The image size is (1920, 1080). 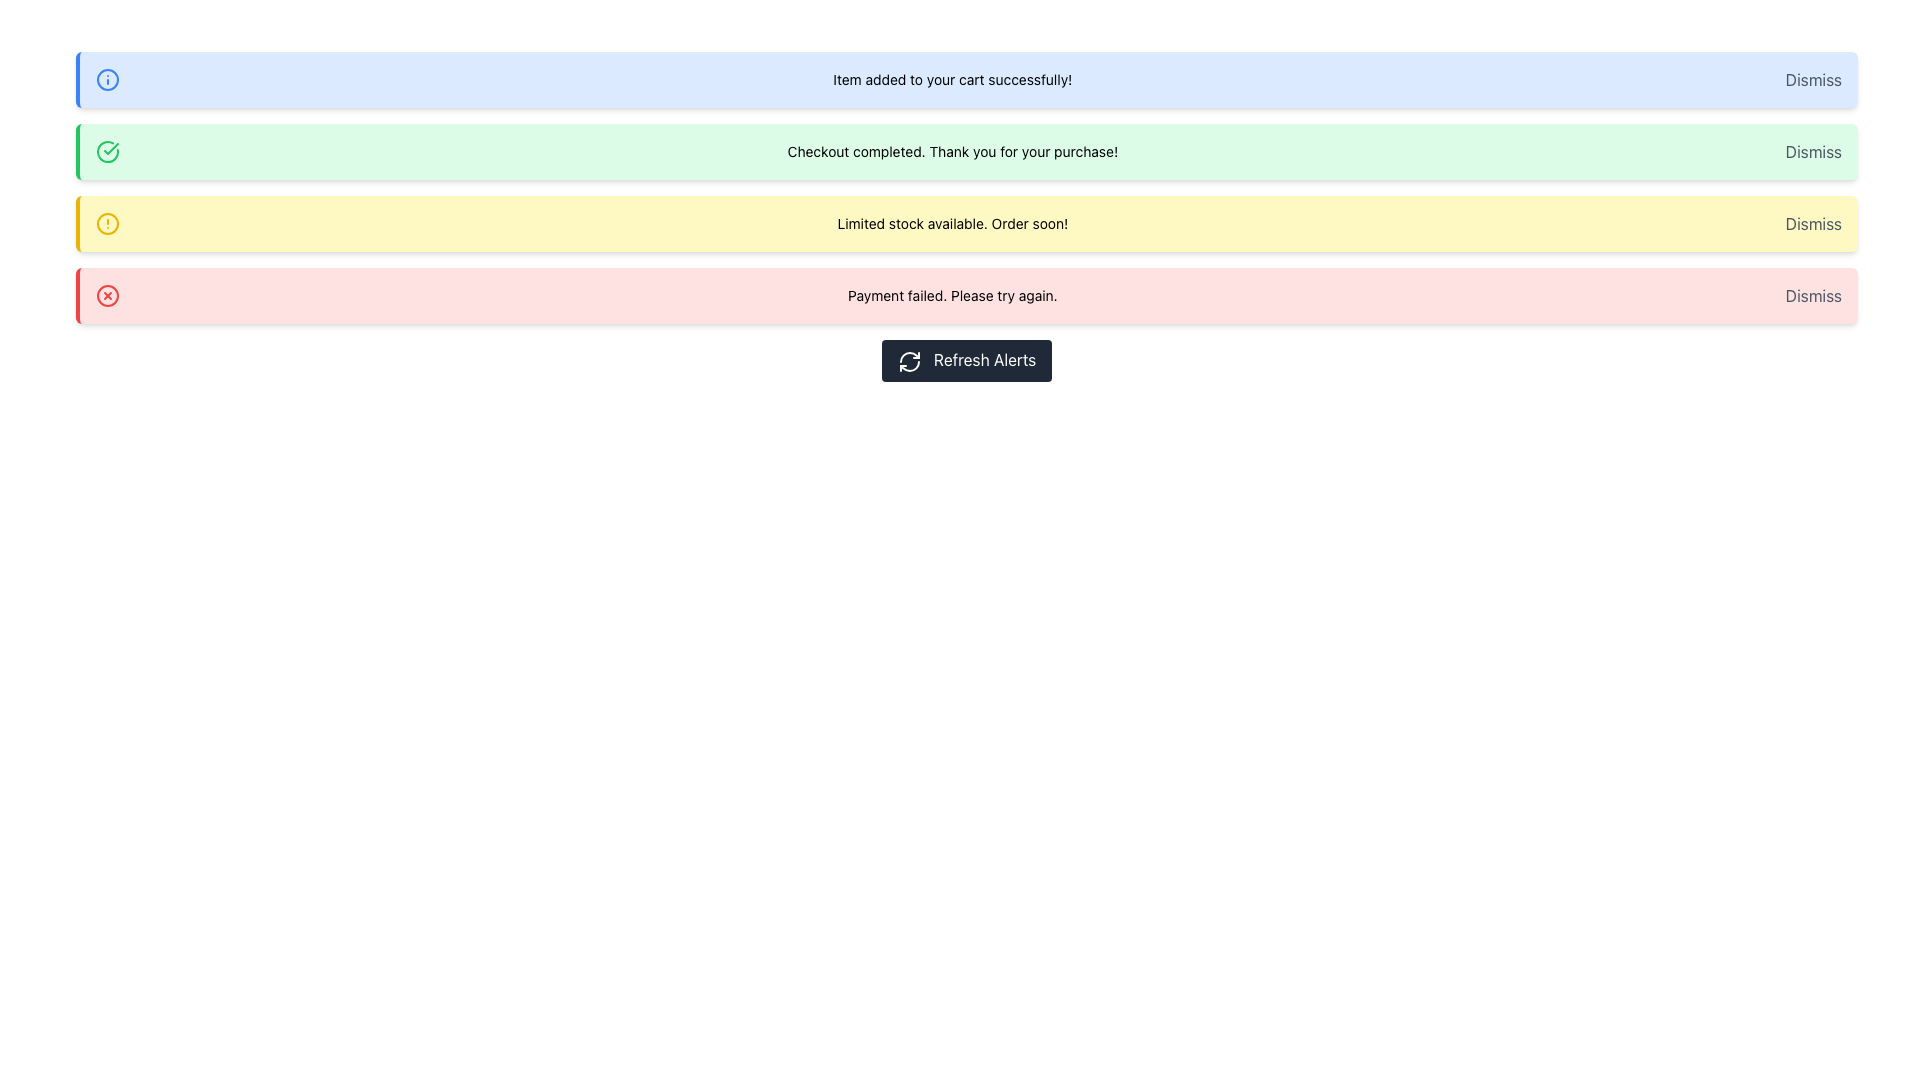 I want to click on the Informational Icon, a circular blue icon located at the left side of the notification bar labeled 'Item added to your cart successfully!', so click(x=107, y=79).